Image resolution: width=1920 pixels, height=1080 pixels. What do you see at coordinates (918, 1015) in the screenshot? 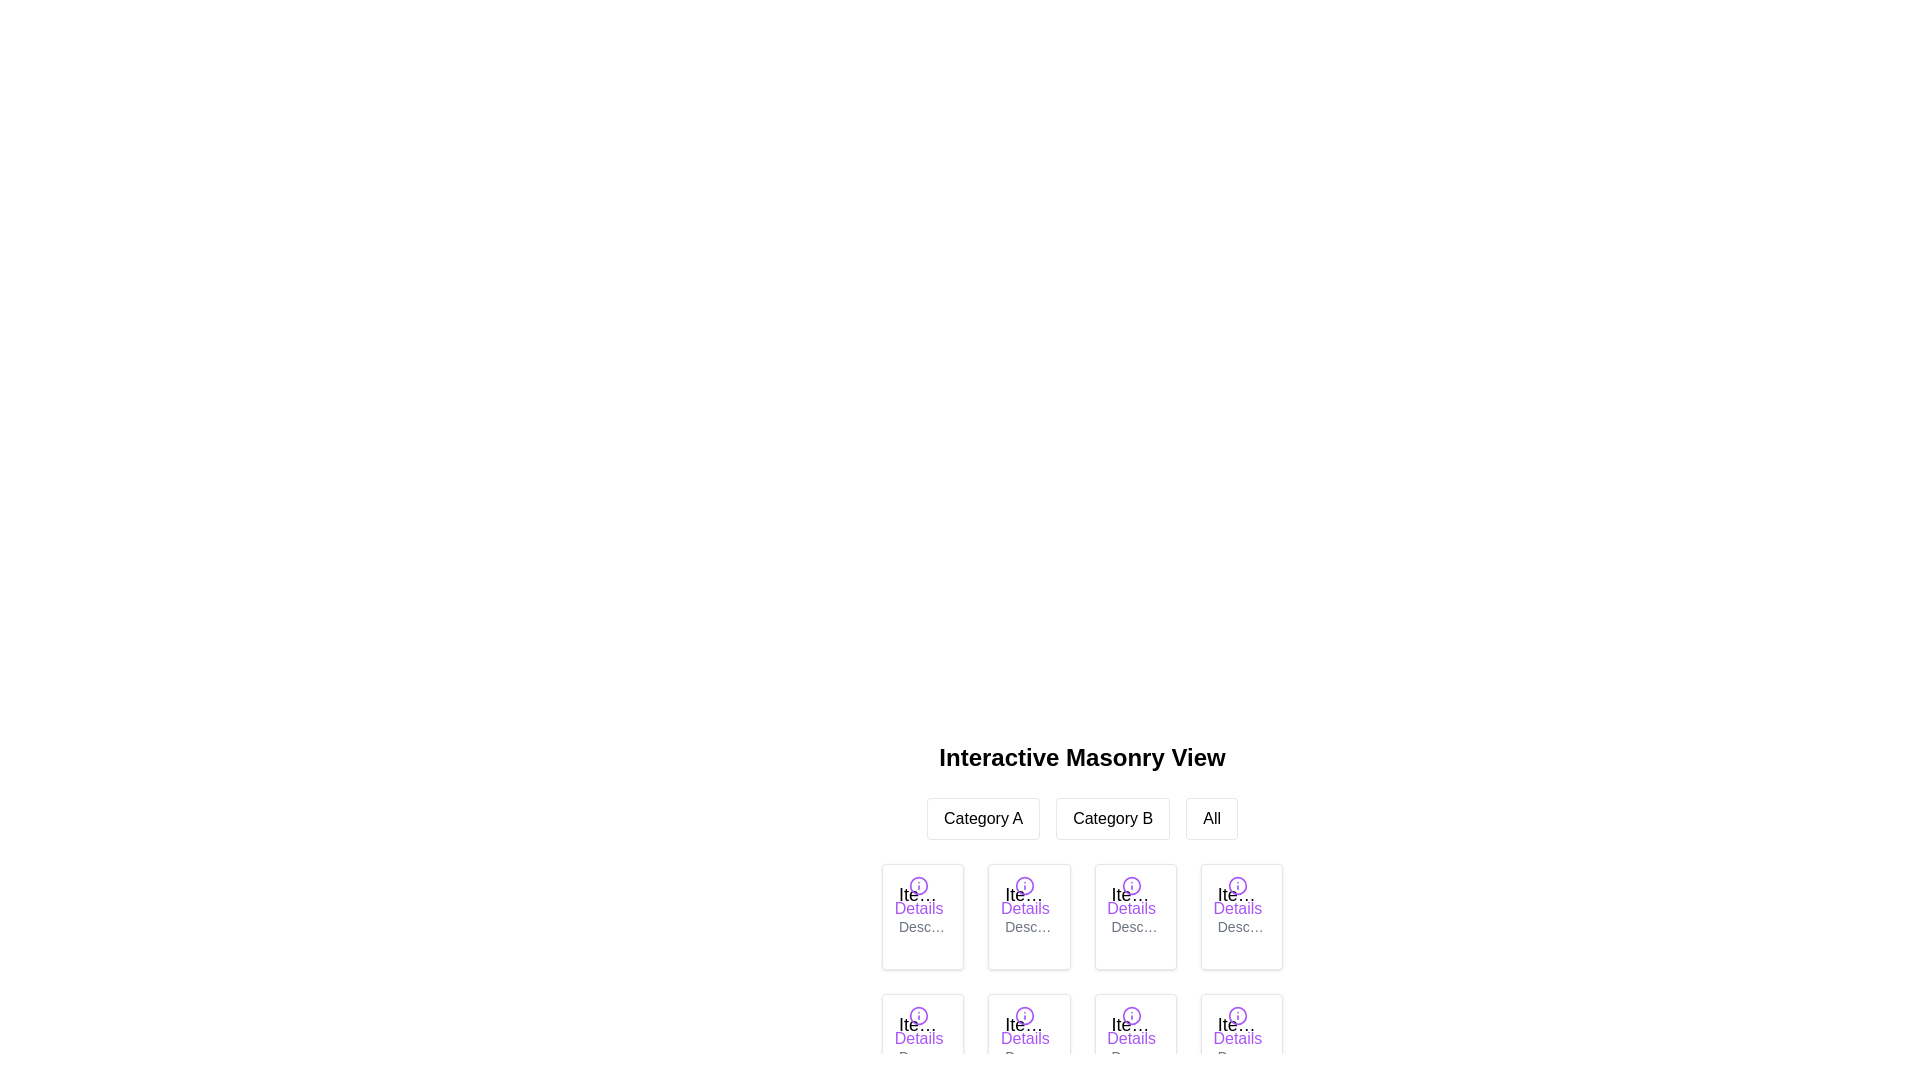
I see `the circular SVG shape that is part of a composite icon located in the first column of the second row in a masonry grid layout` at bounding box center [918, 1015].